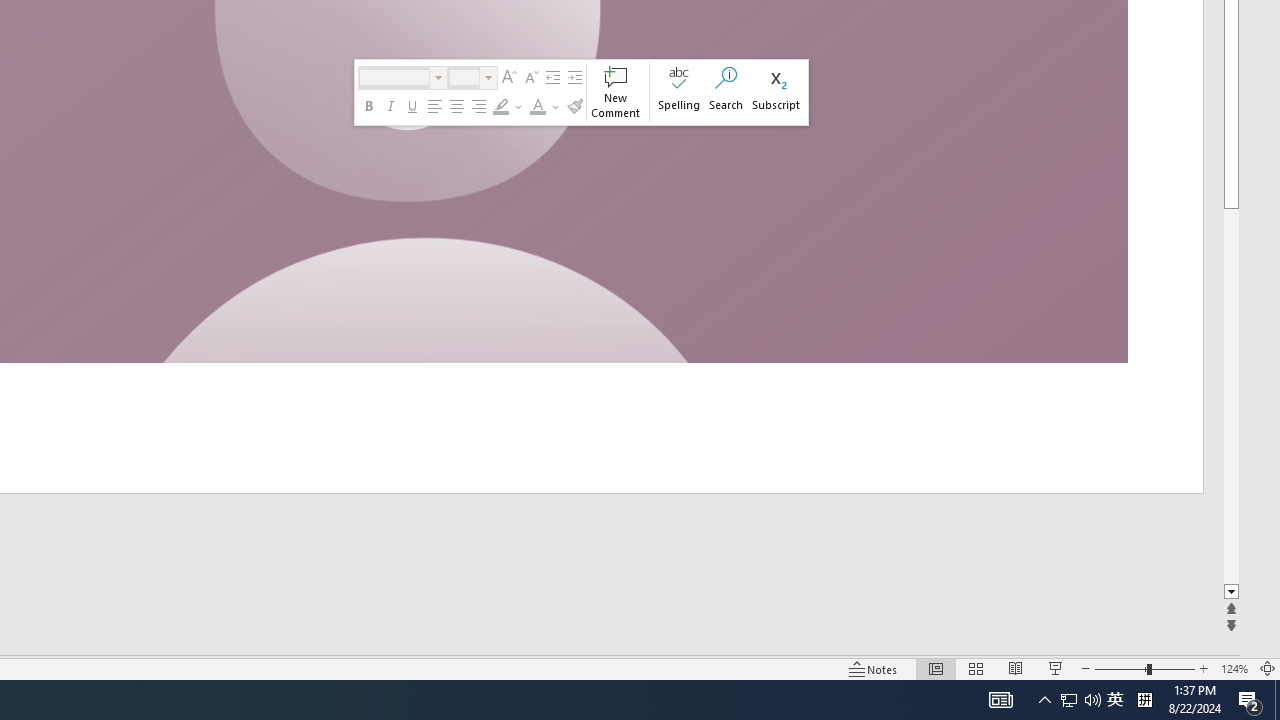  Describe the element at coordinates (463, 76) in the screenshot. I see `'Class: NetUITextbox'` at that location.